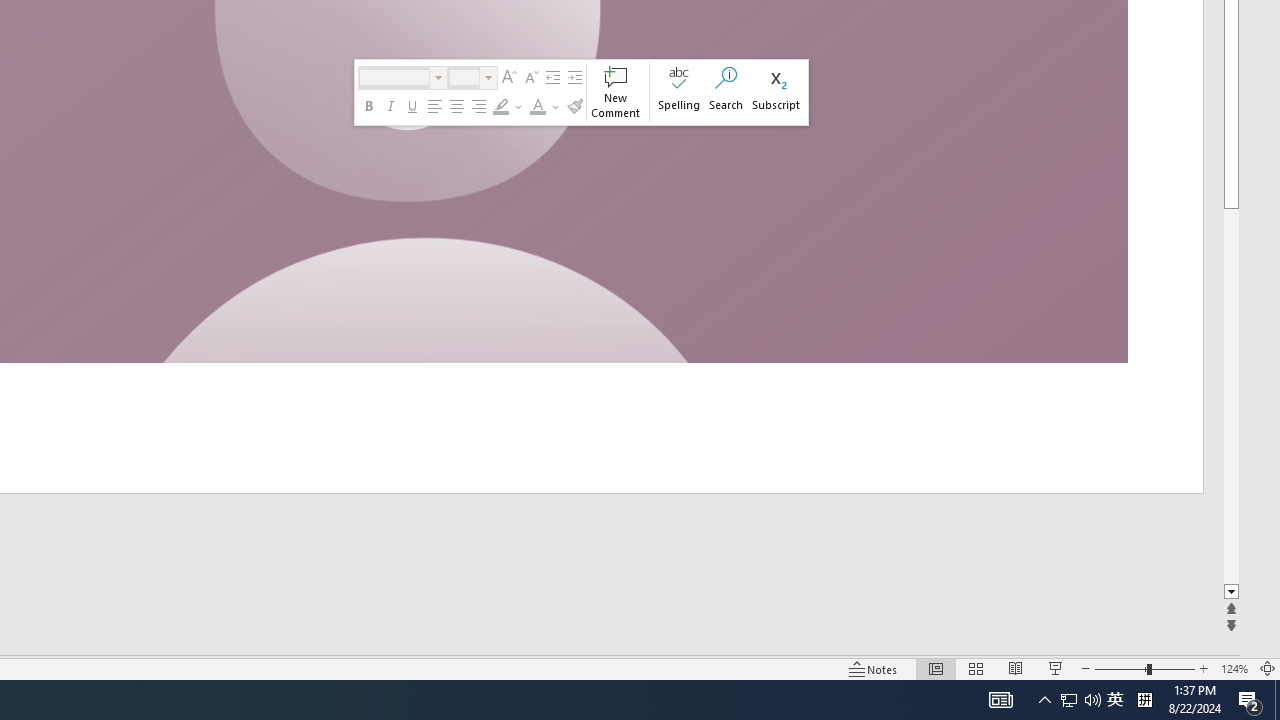  Describe the element at coordinates (463, 76) in the screenshot. I see `'Class: NetUITextbox'` at that location.